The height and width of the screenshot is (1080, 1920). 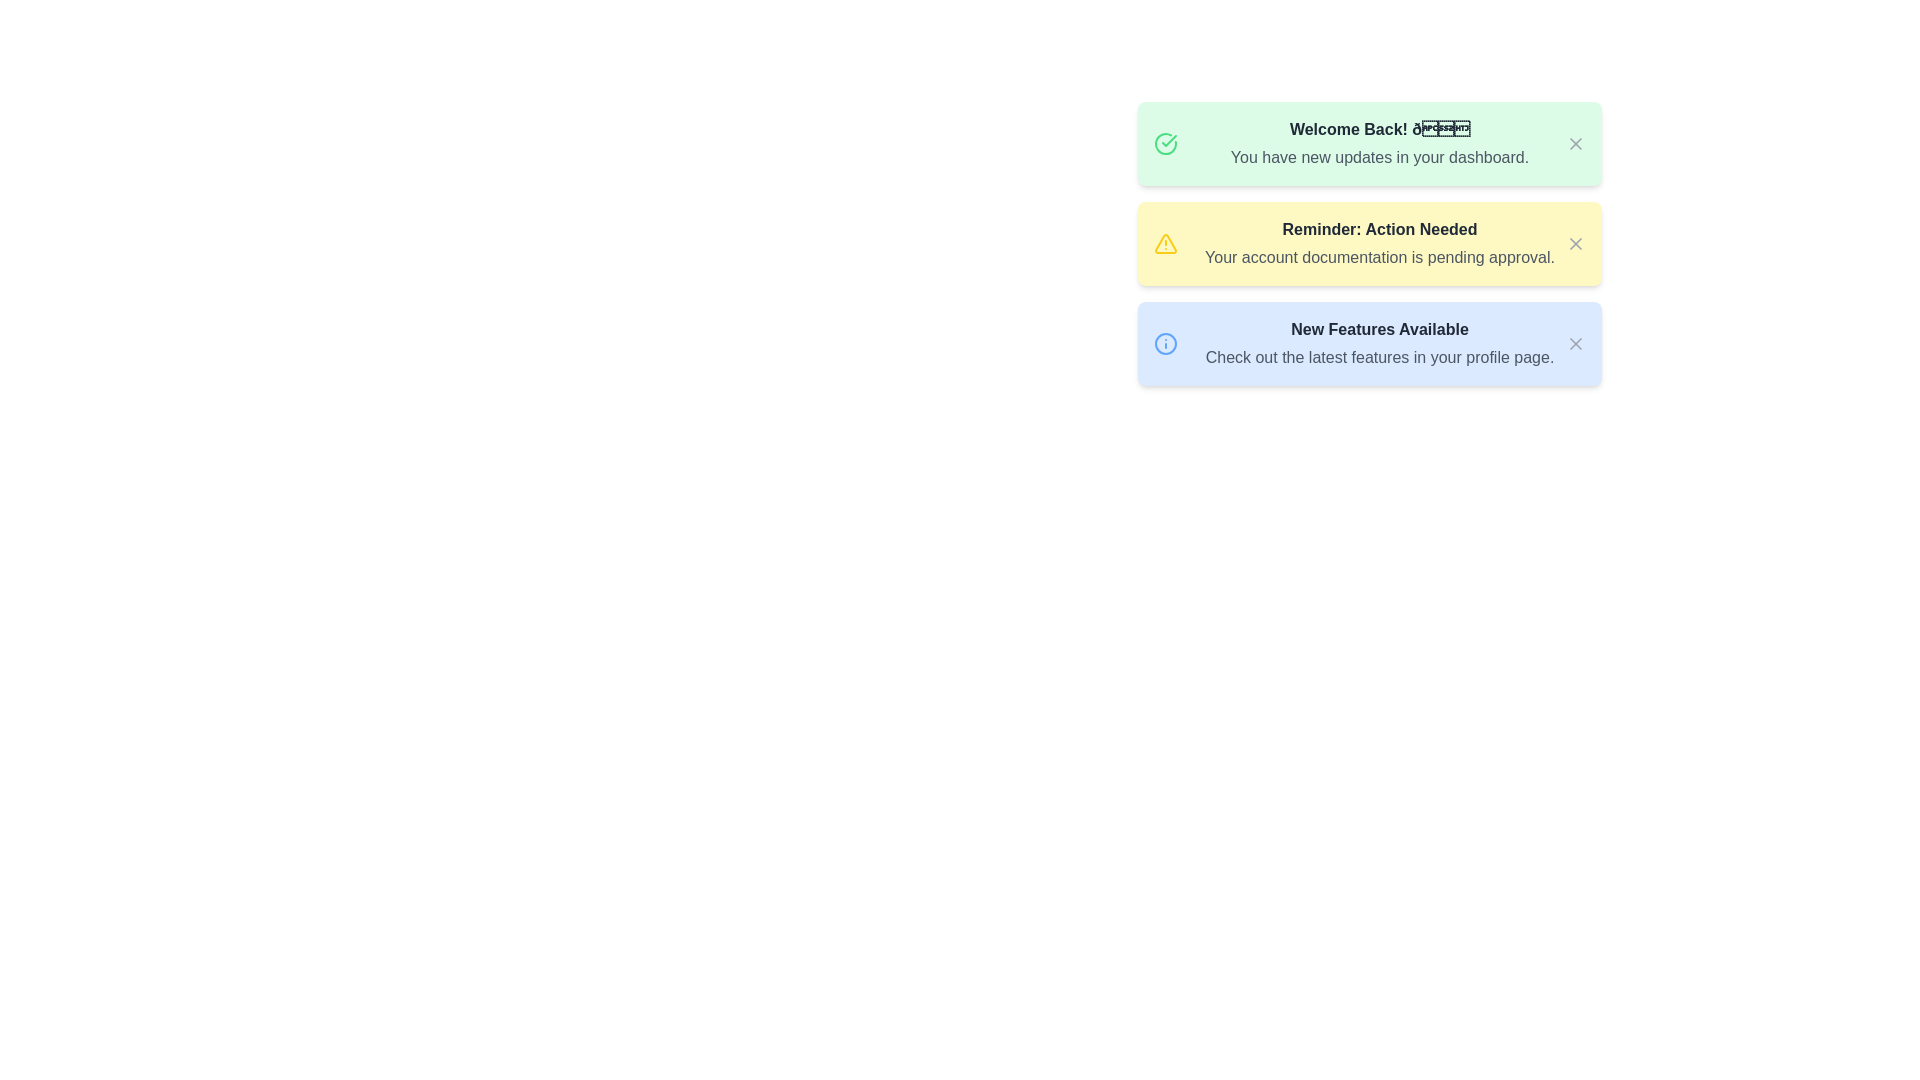 What do you see at coordinates (1574, 242) in the screenshot?
I see `the Close icon located in the top-right corner of the yellow notification card titled 'Reminder: Action Needed'` at bounding box center [1574, 242].